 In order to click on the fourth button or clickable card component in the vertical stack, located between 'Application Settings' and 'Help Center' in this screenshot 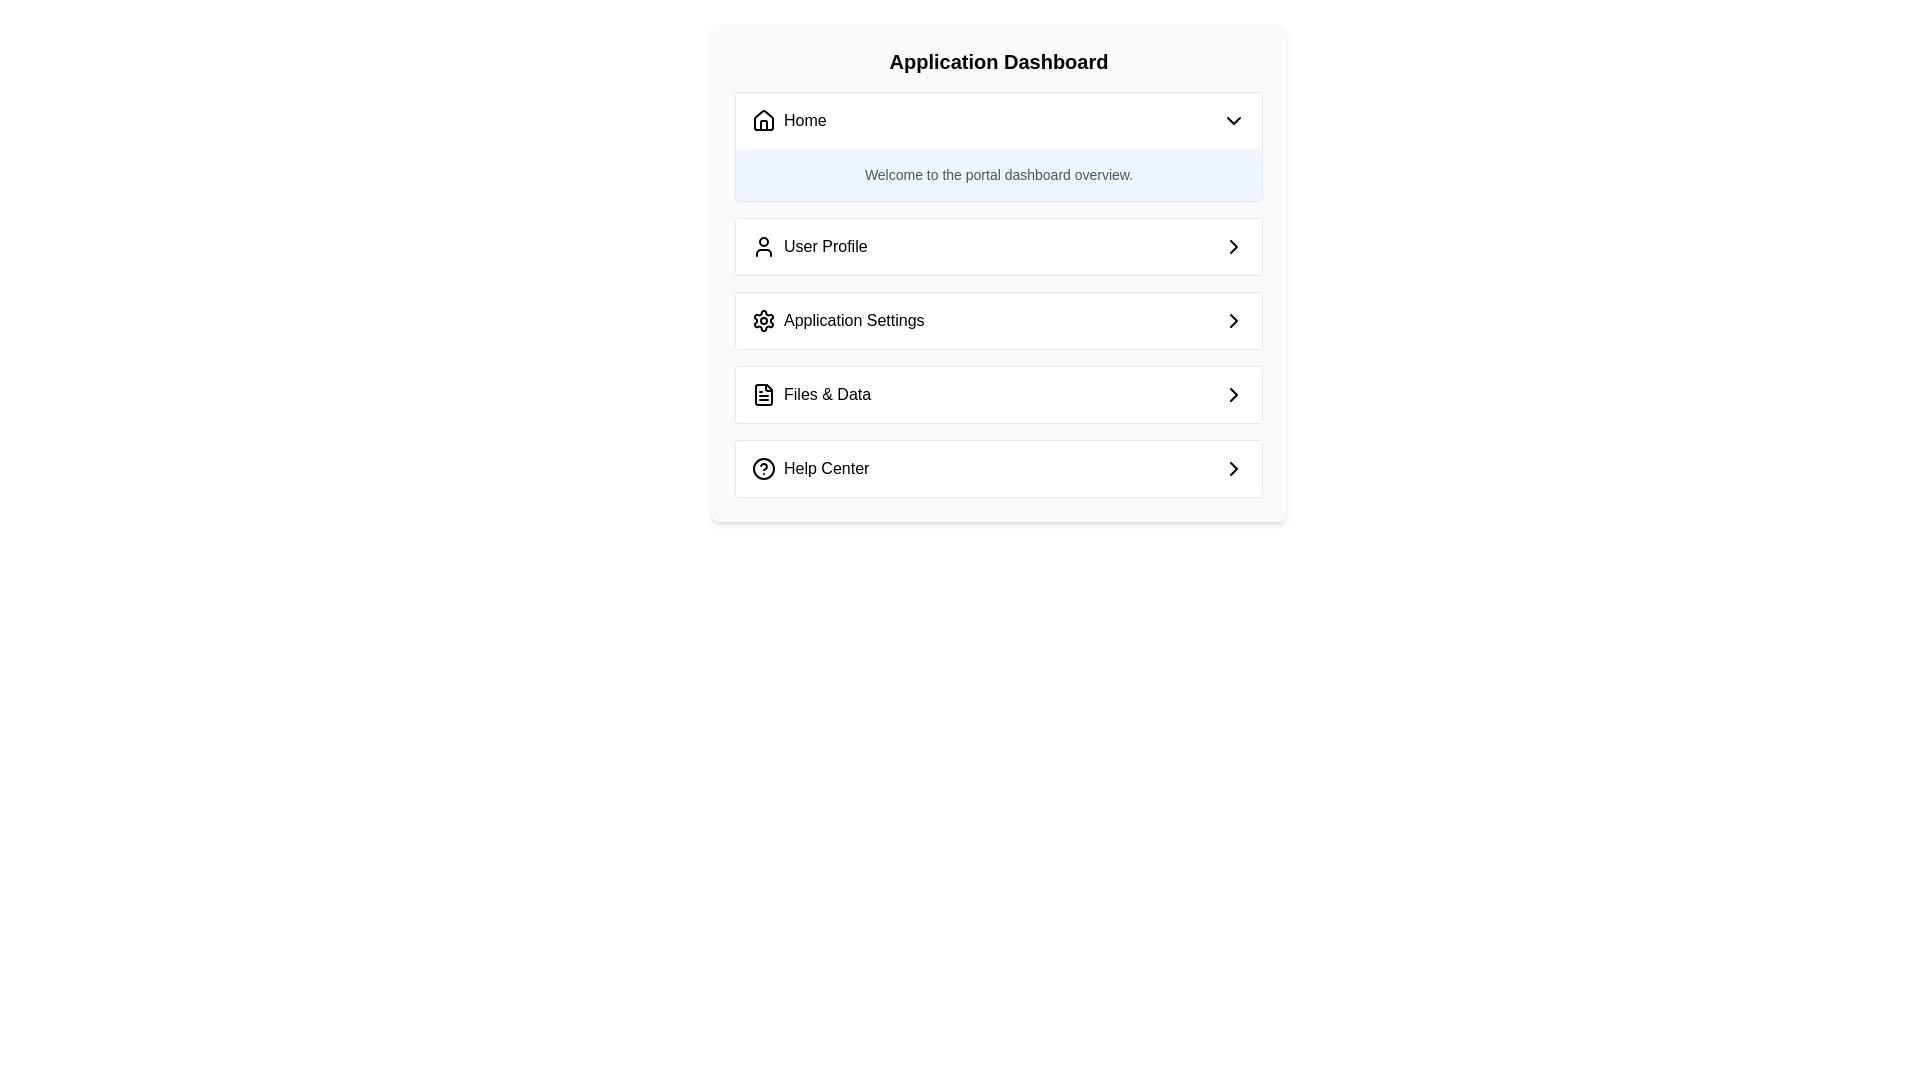, I will do `click(998, 394)`.